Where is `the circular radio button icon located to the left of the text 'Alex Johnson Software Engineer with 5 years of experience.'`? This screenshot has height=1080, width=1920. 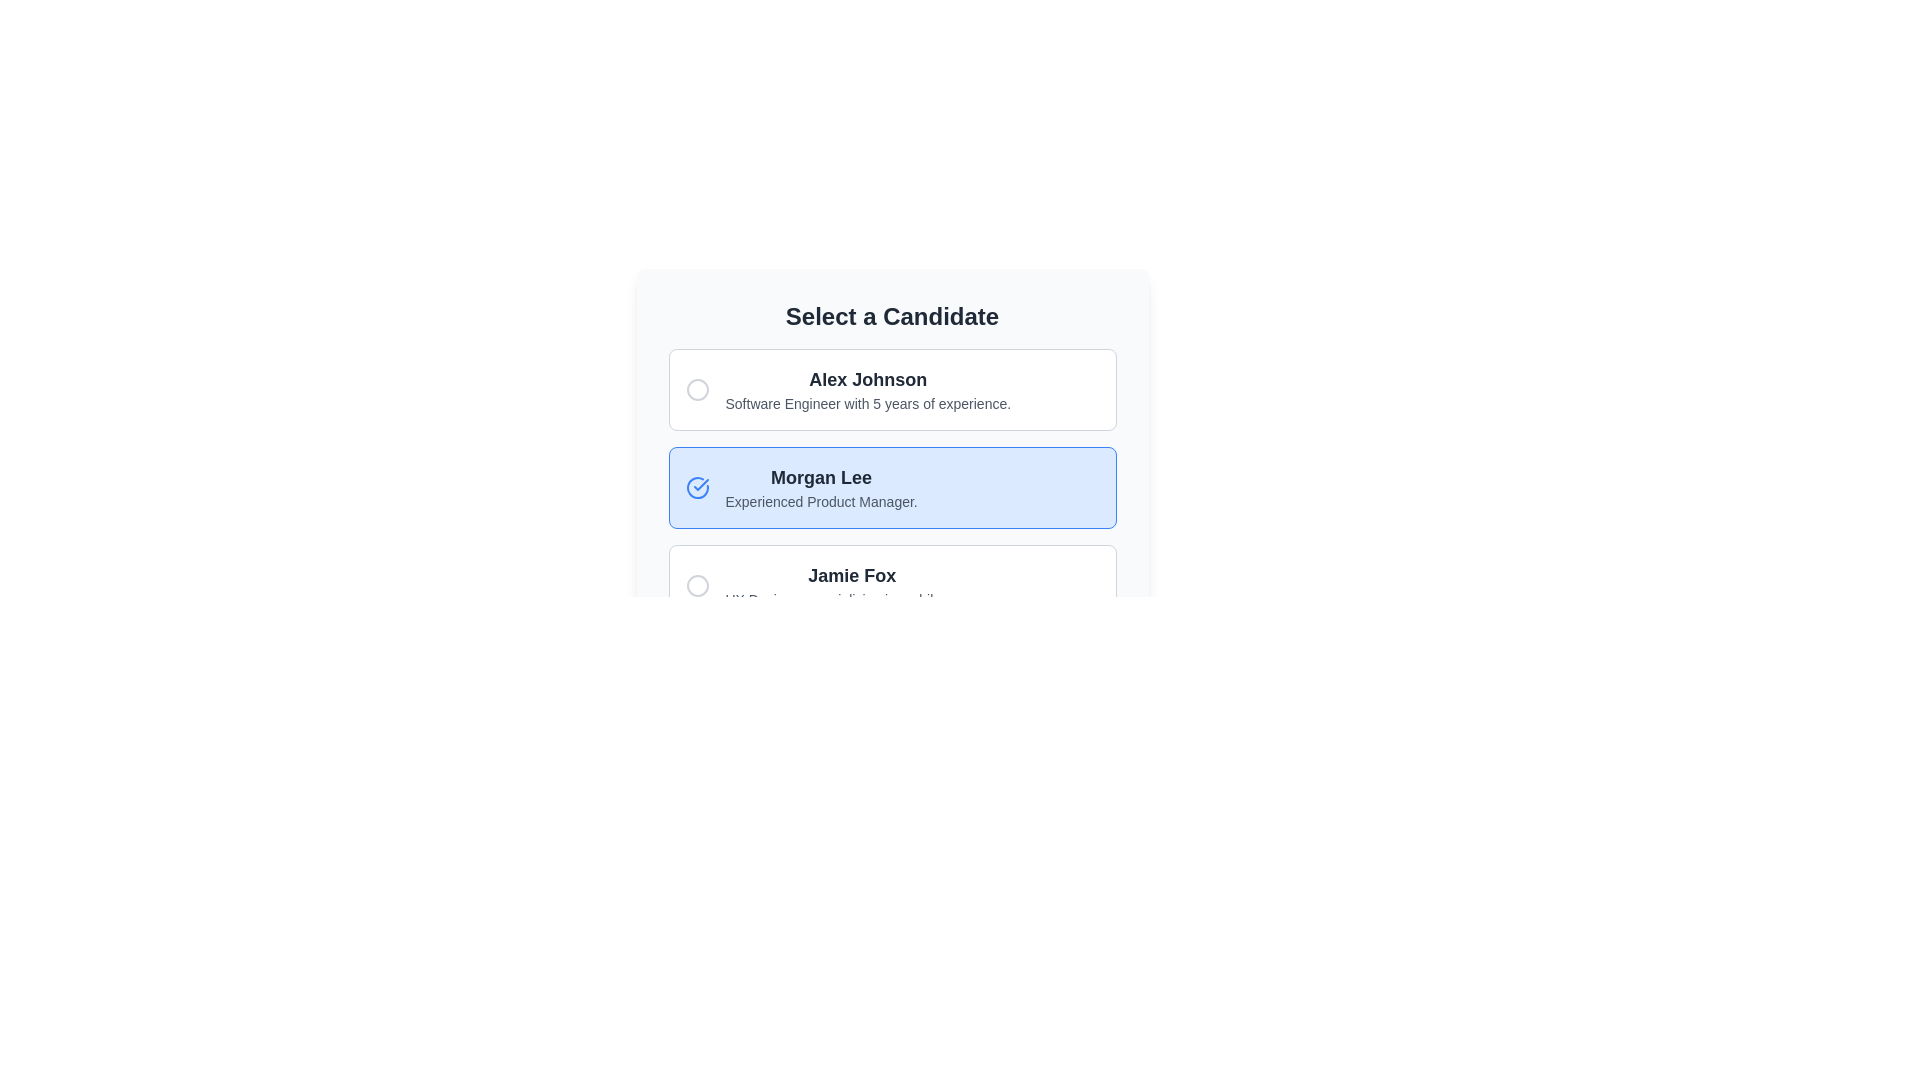 the circular radio button icon located to the left of the text 'Alex Johnson Software Engineer with 5 years of experience.' is located at coordinates (697, 389).